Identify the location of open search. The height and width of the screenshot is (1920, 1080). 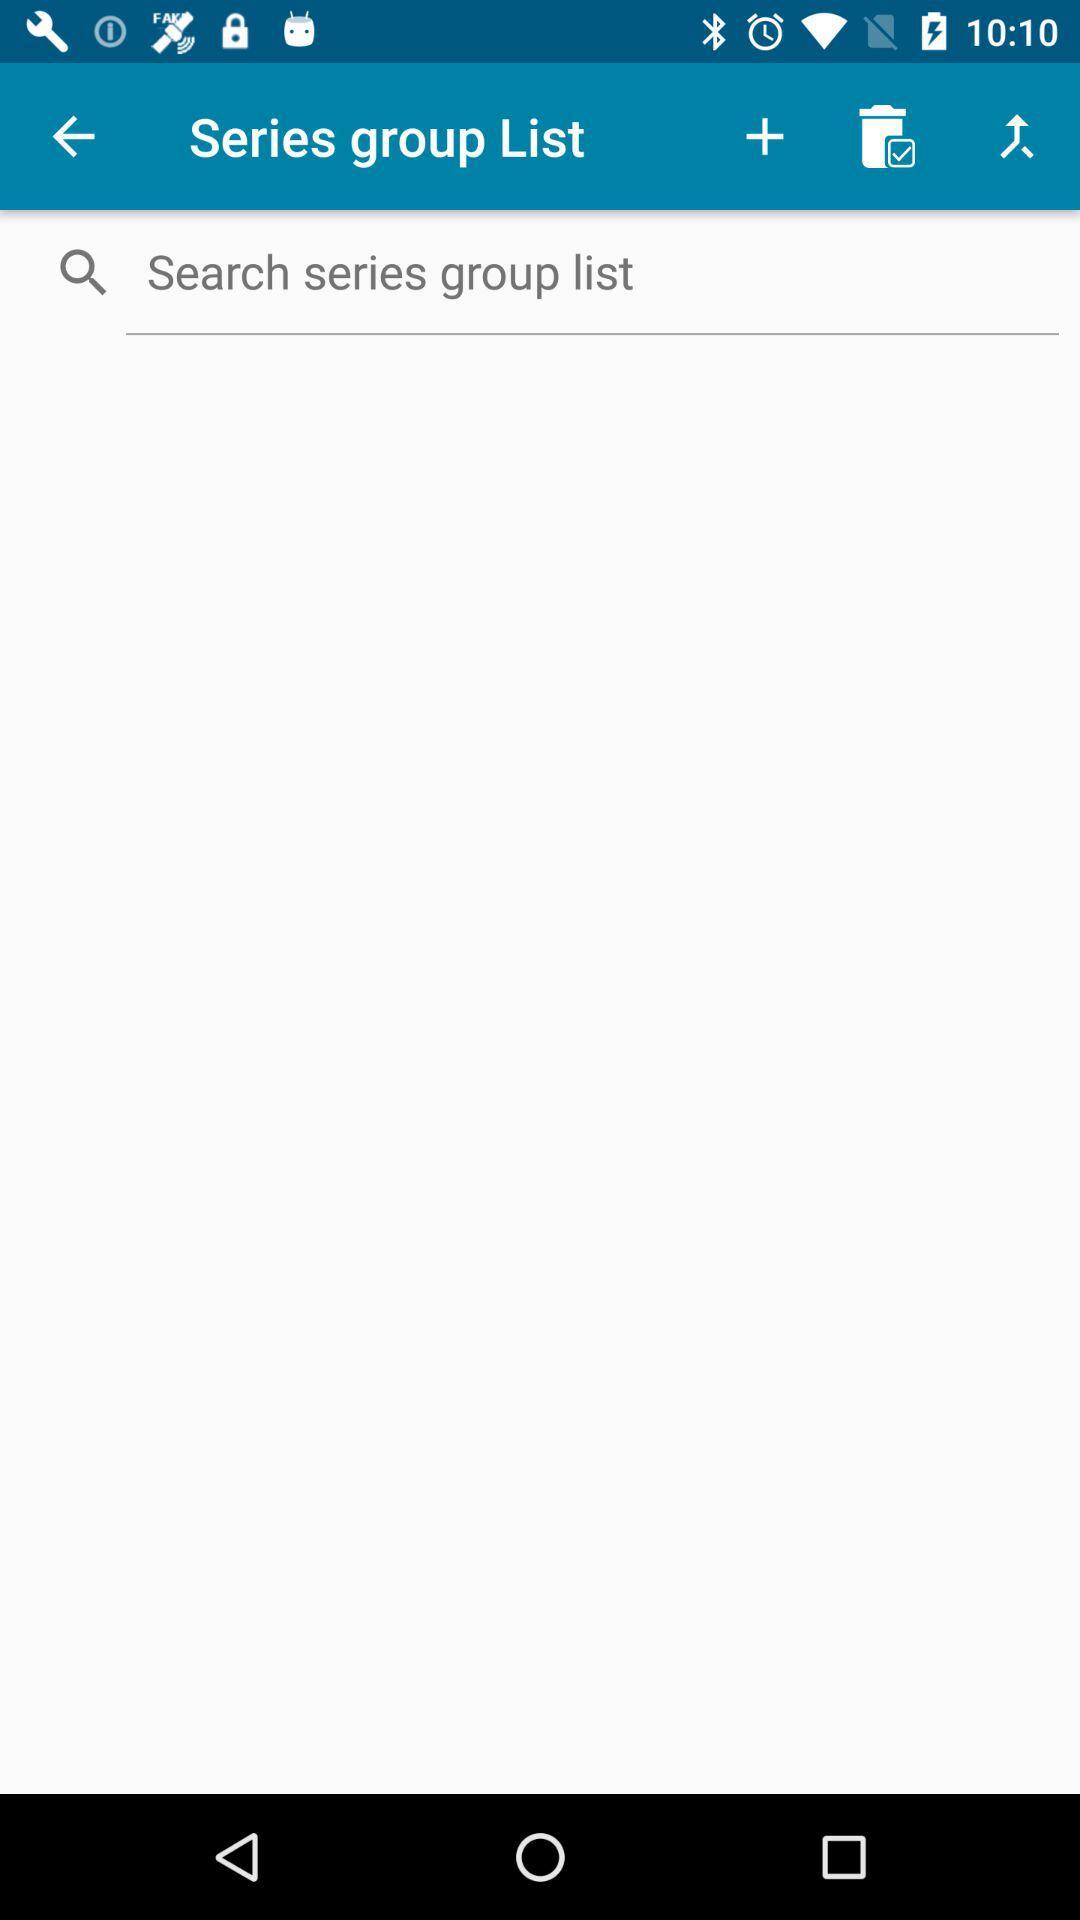
(591, 270).